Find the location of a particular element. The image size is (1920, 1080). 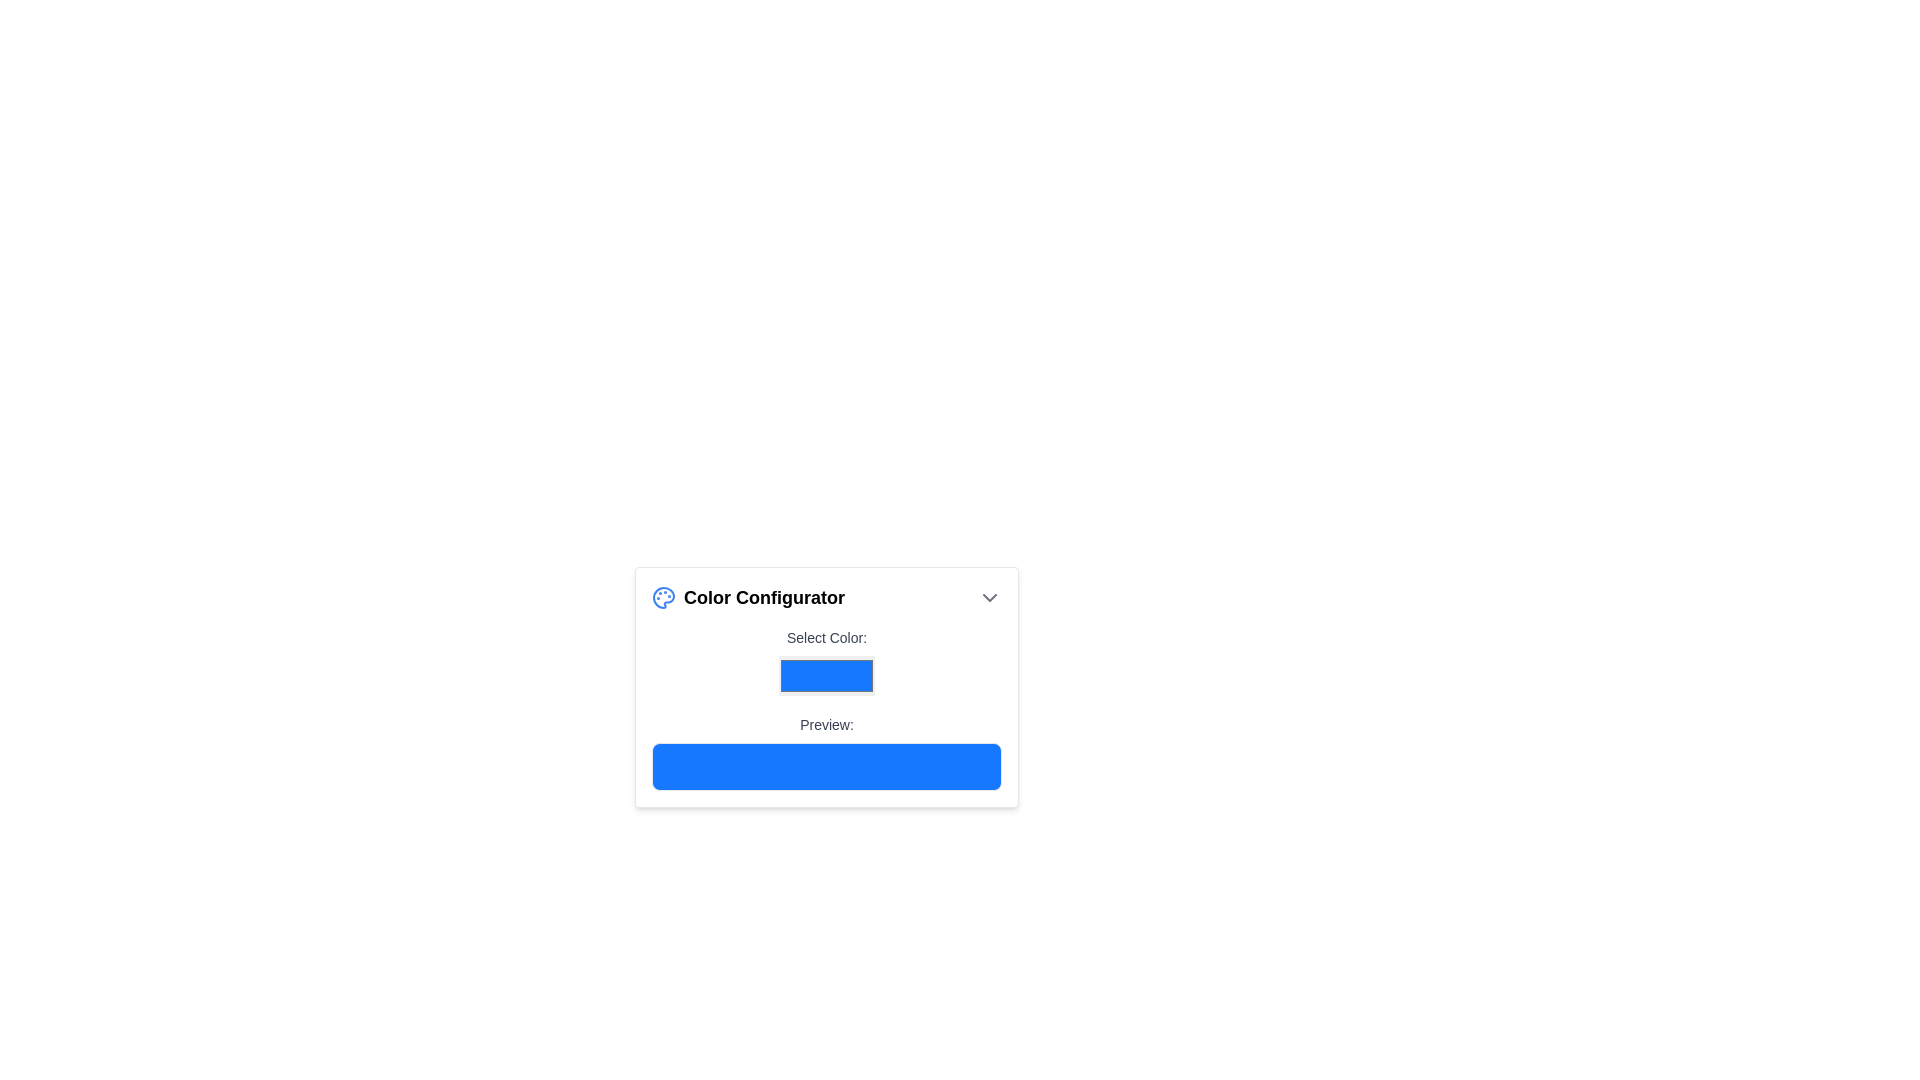

on the Color Picker Input located beneath the 'Select Color:' label is located at coordinates (826, 675).